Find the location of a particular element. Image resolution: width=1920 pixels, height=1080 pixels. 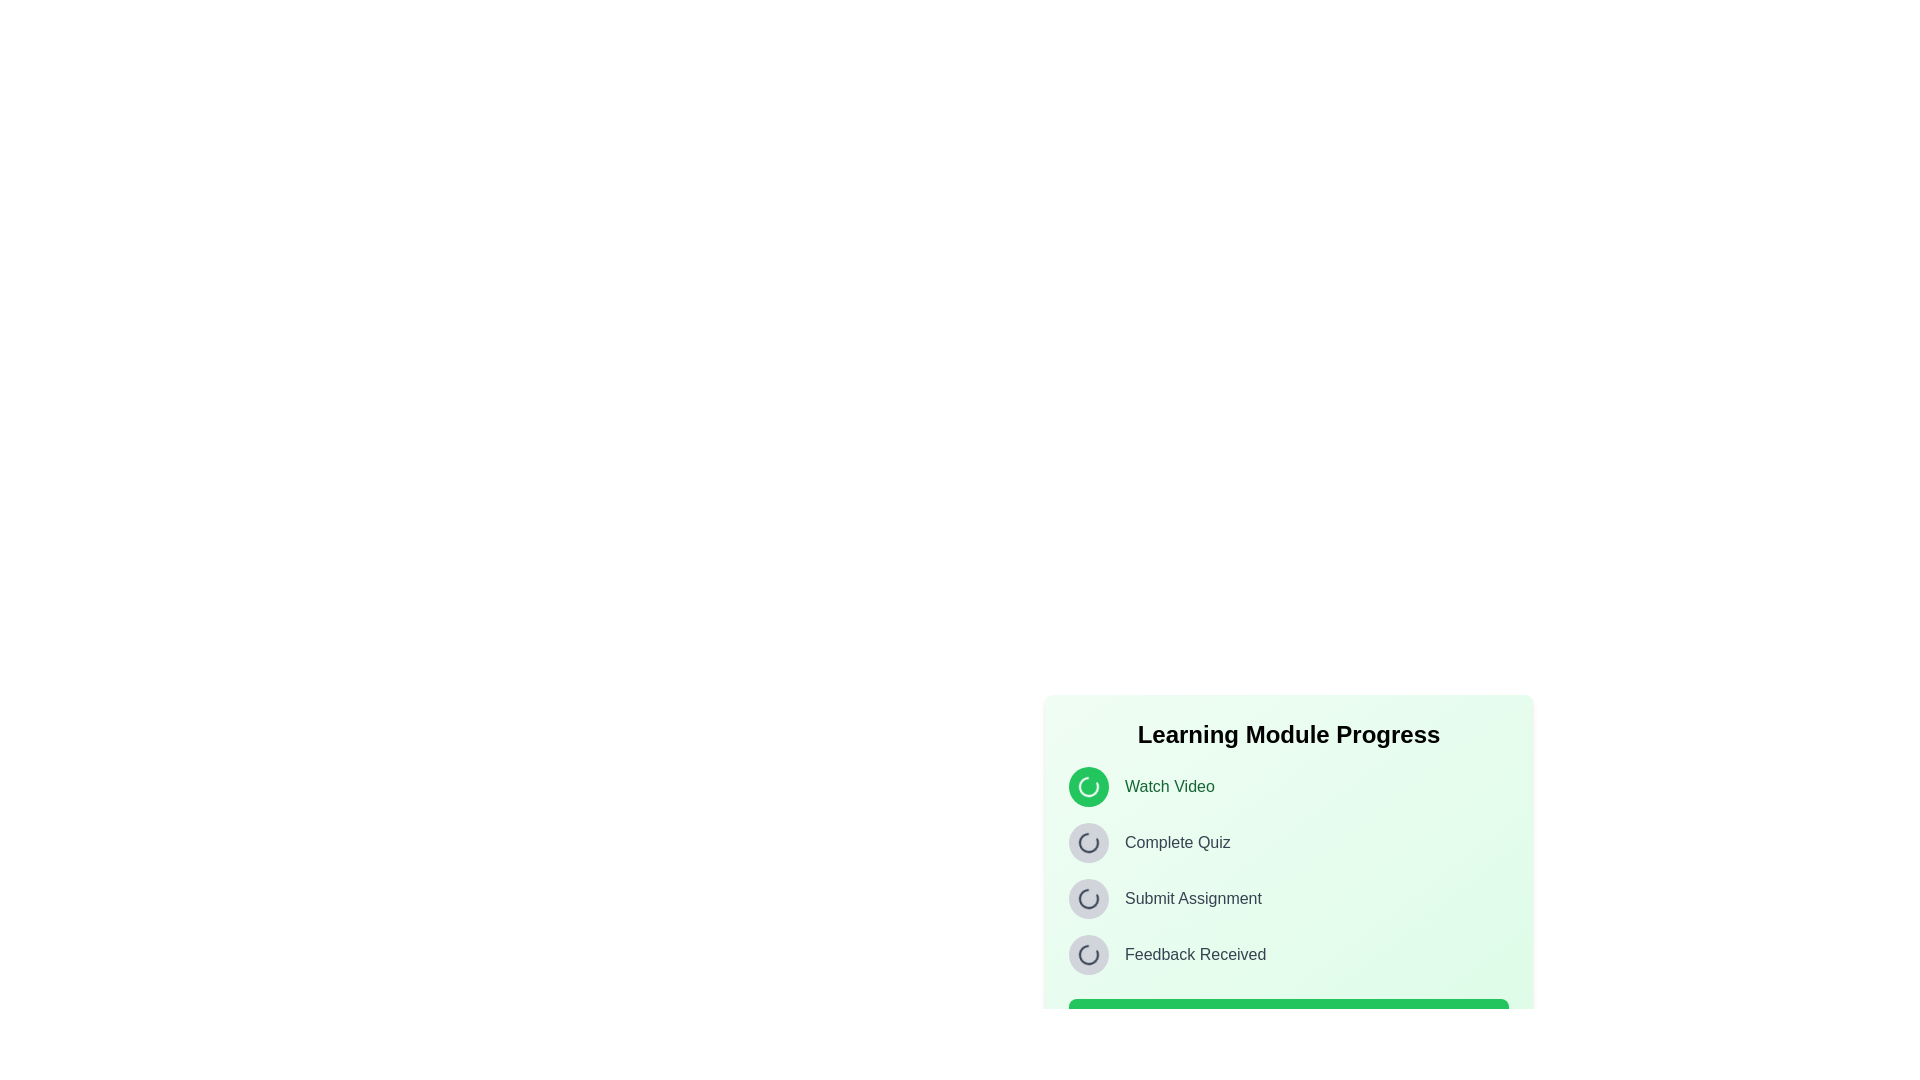

the Text label that displays the status 'Feedback Received' in the progress tracking interface is located at coordinates (1195, 954).